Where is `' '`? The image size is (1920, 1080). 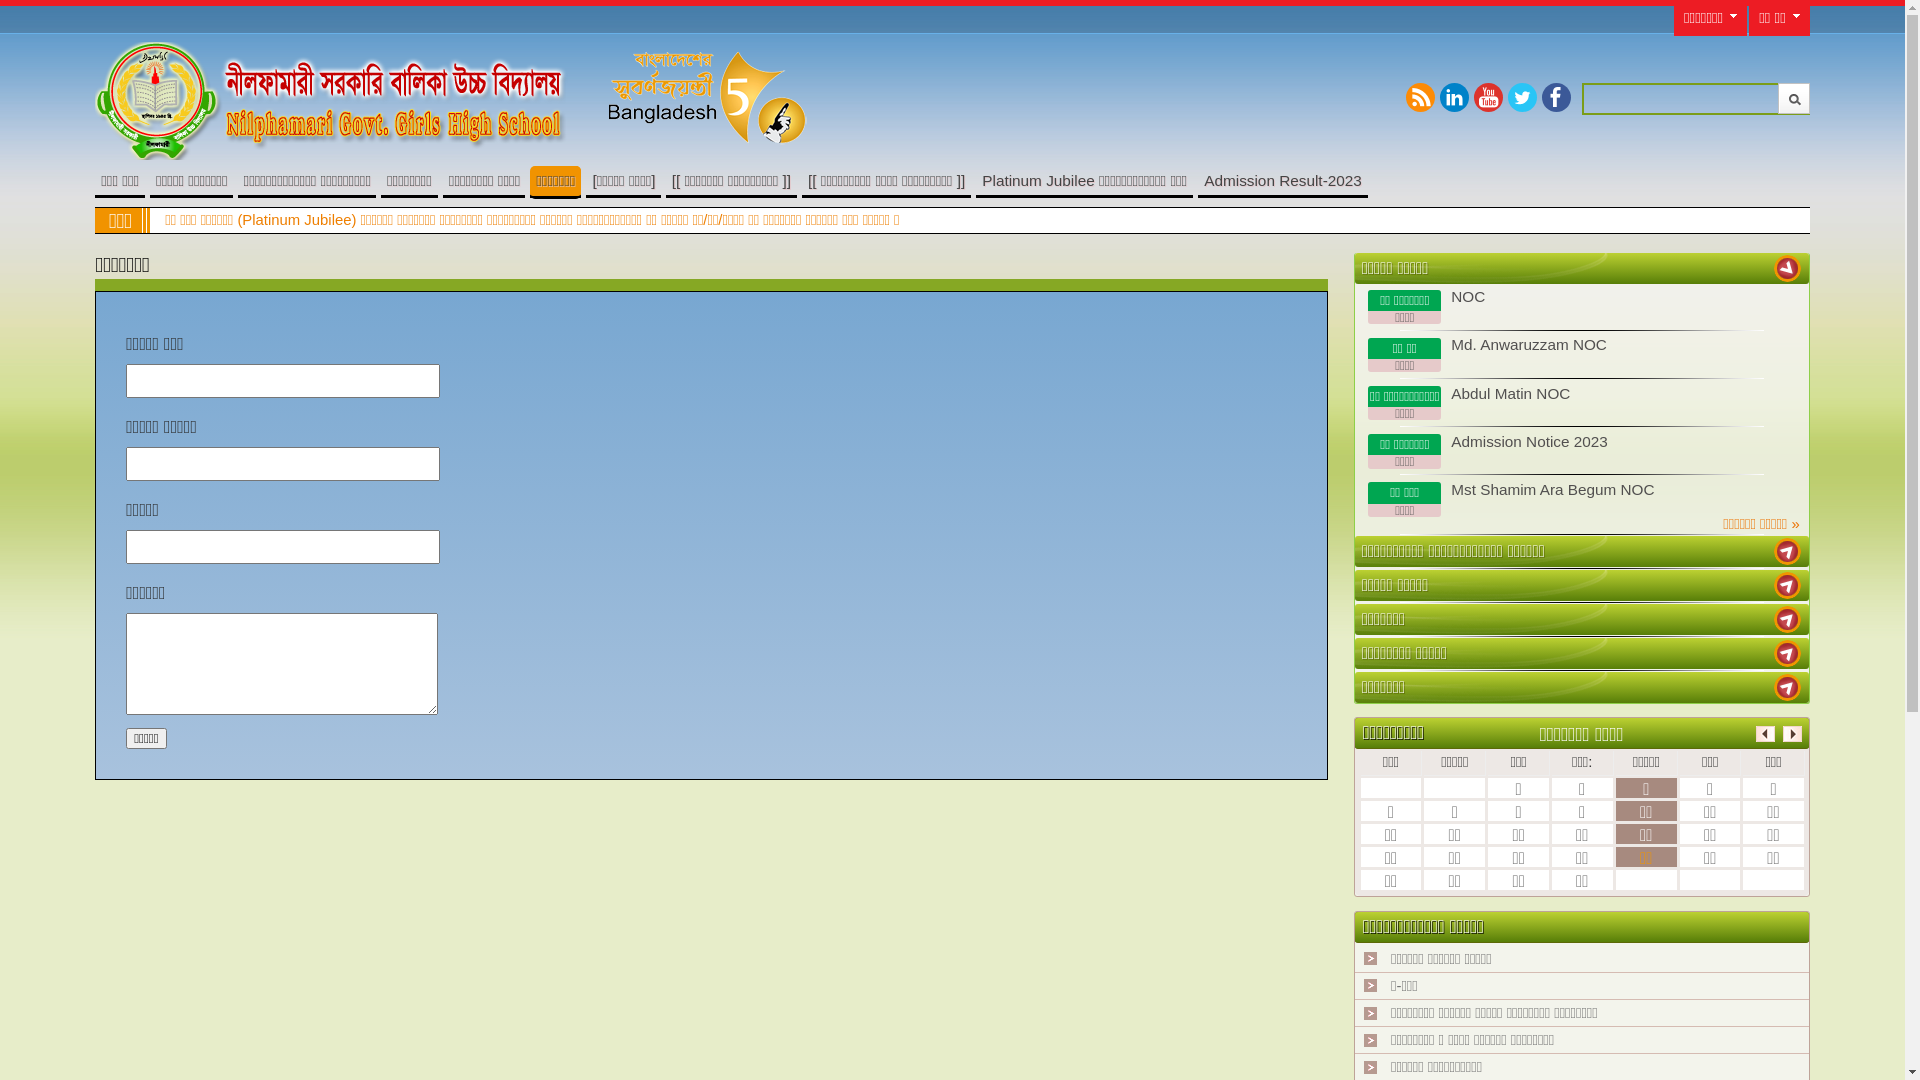 ' ' is located at coordinates (1787, 267).